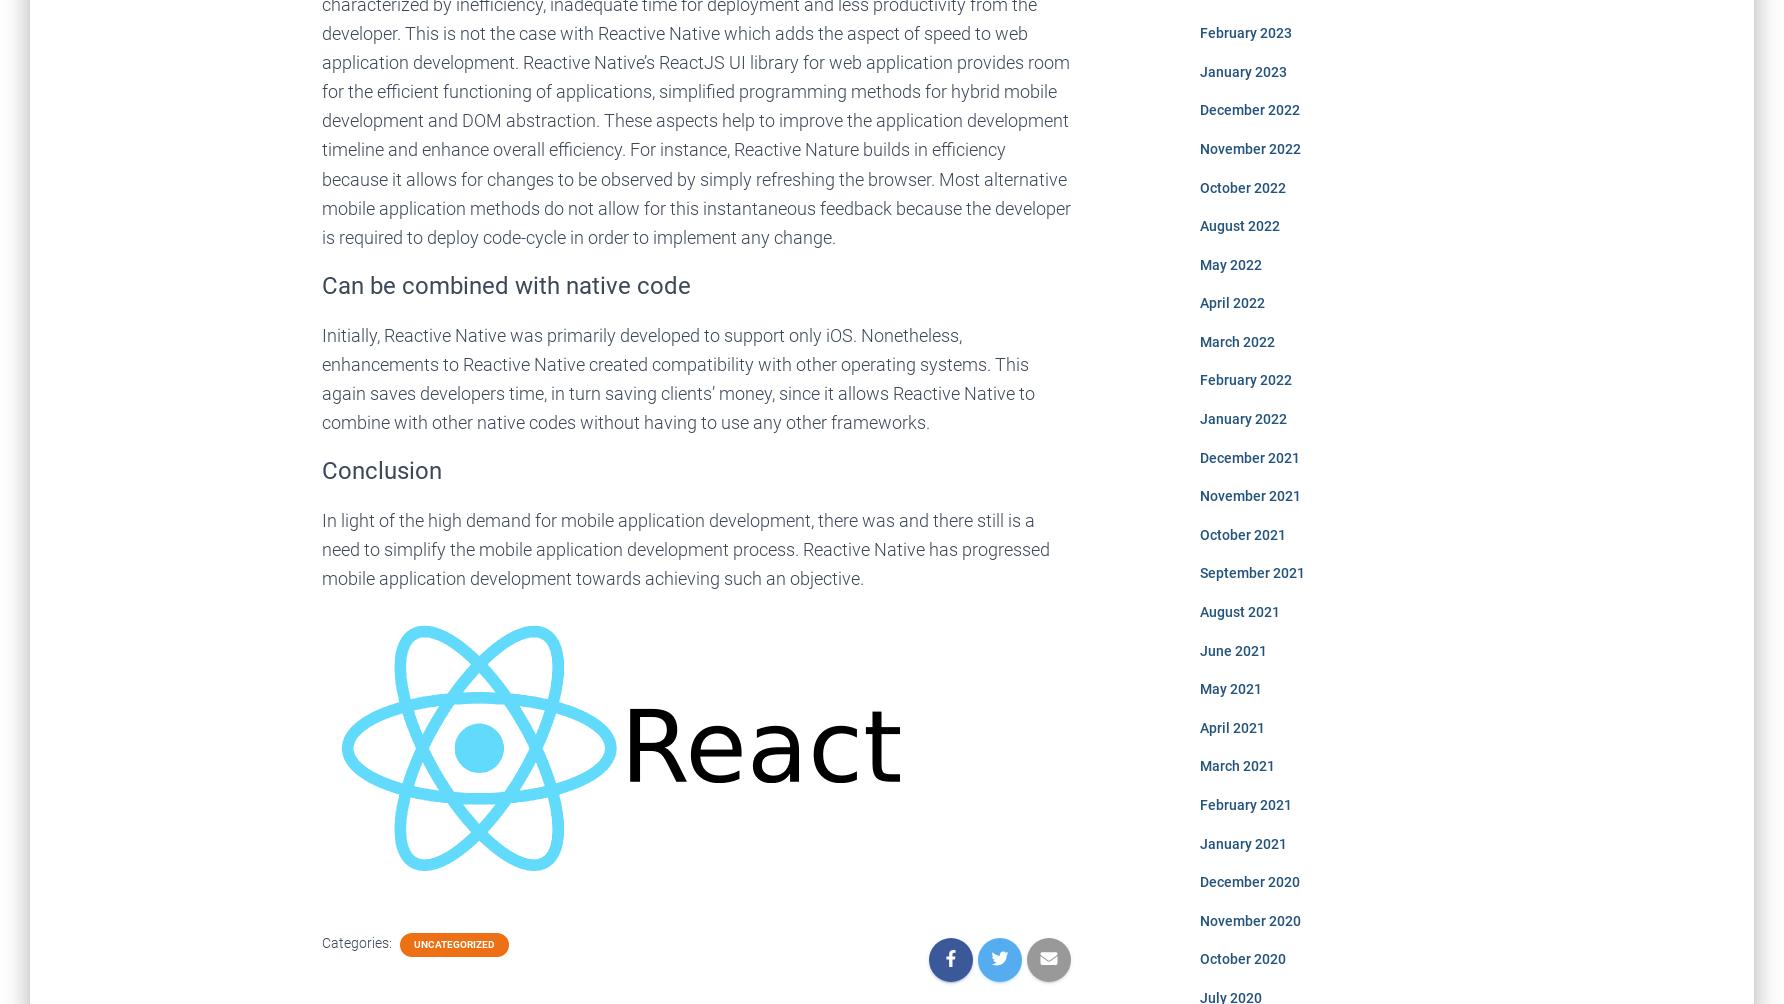  I want to click on 'April 2022', so click(1230, 303).